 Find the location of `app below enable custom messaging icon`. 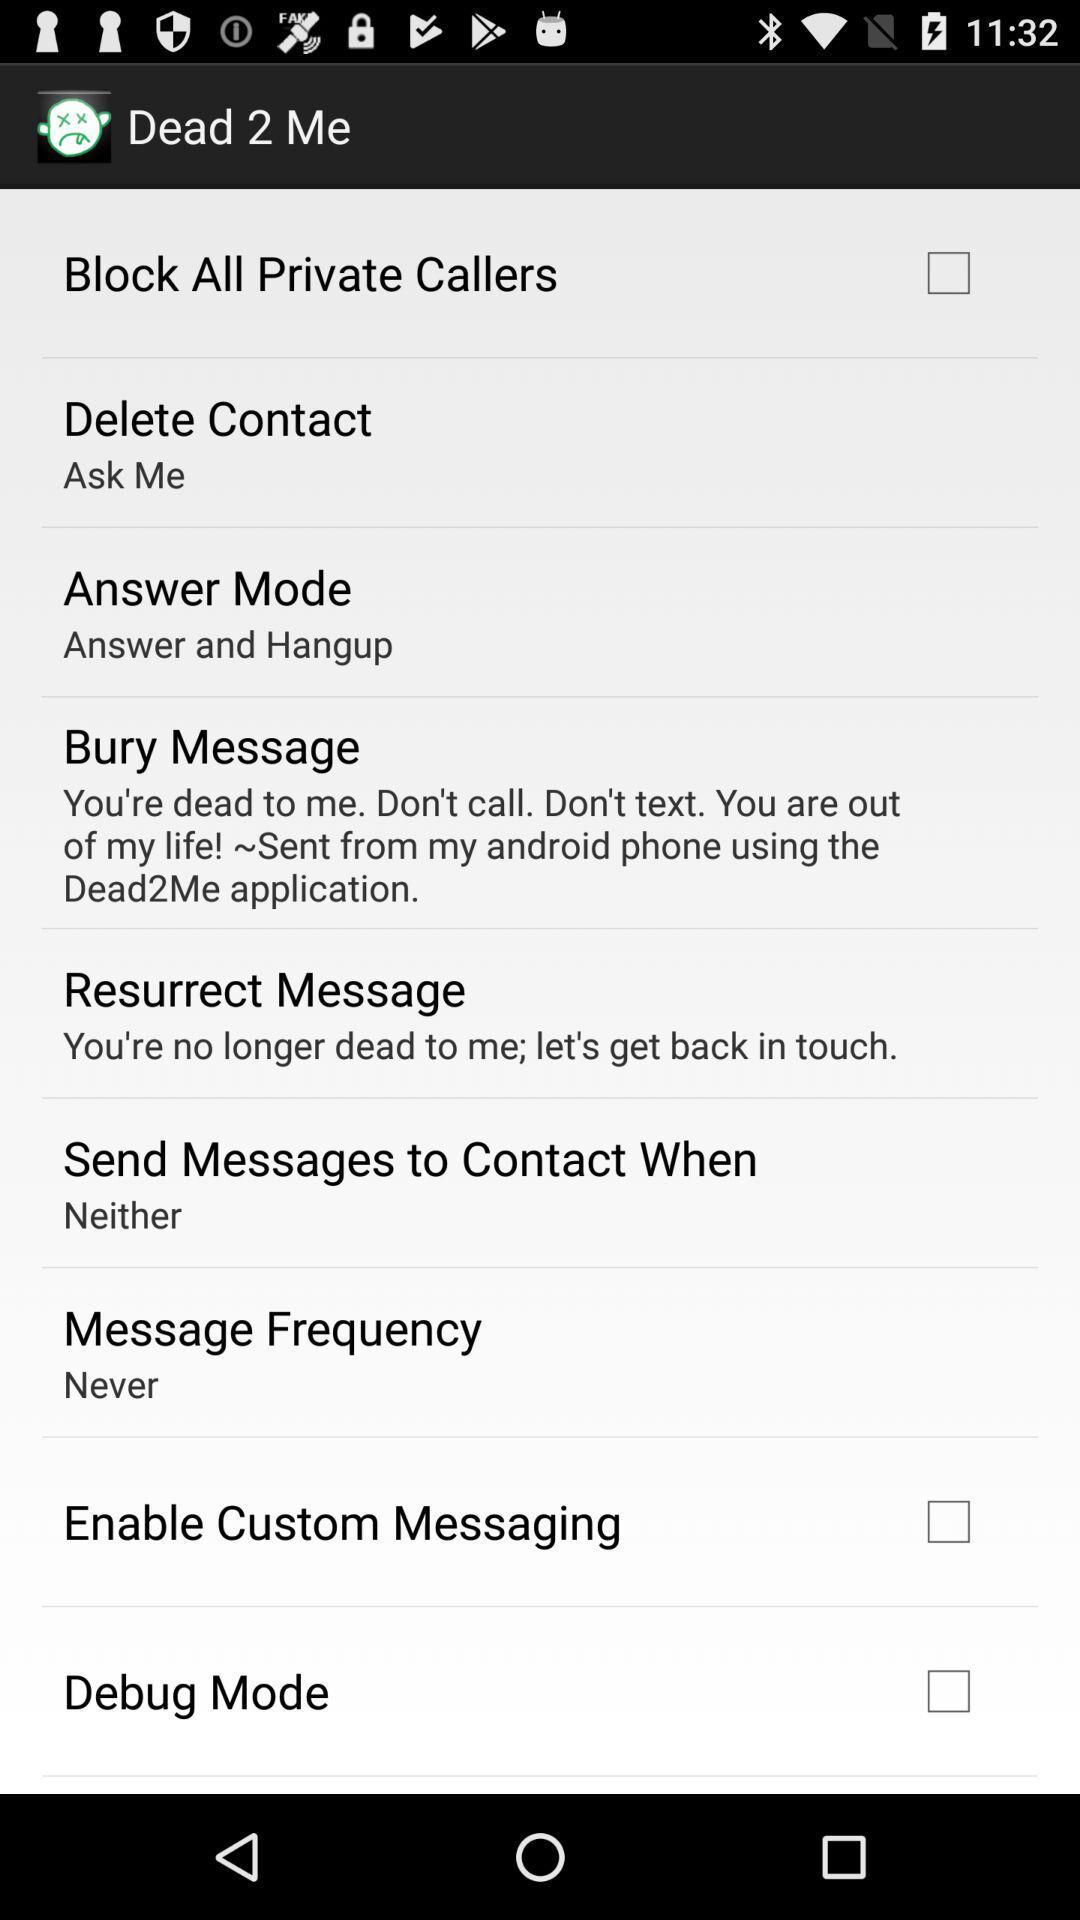

app below enable custom messaging icon is located at coordinates (196, 1689).